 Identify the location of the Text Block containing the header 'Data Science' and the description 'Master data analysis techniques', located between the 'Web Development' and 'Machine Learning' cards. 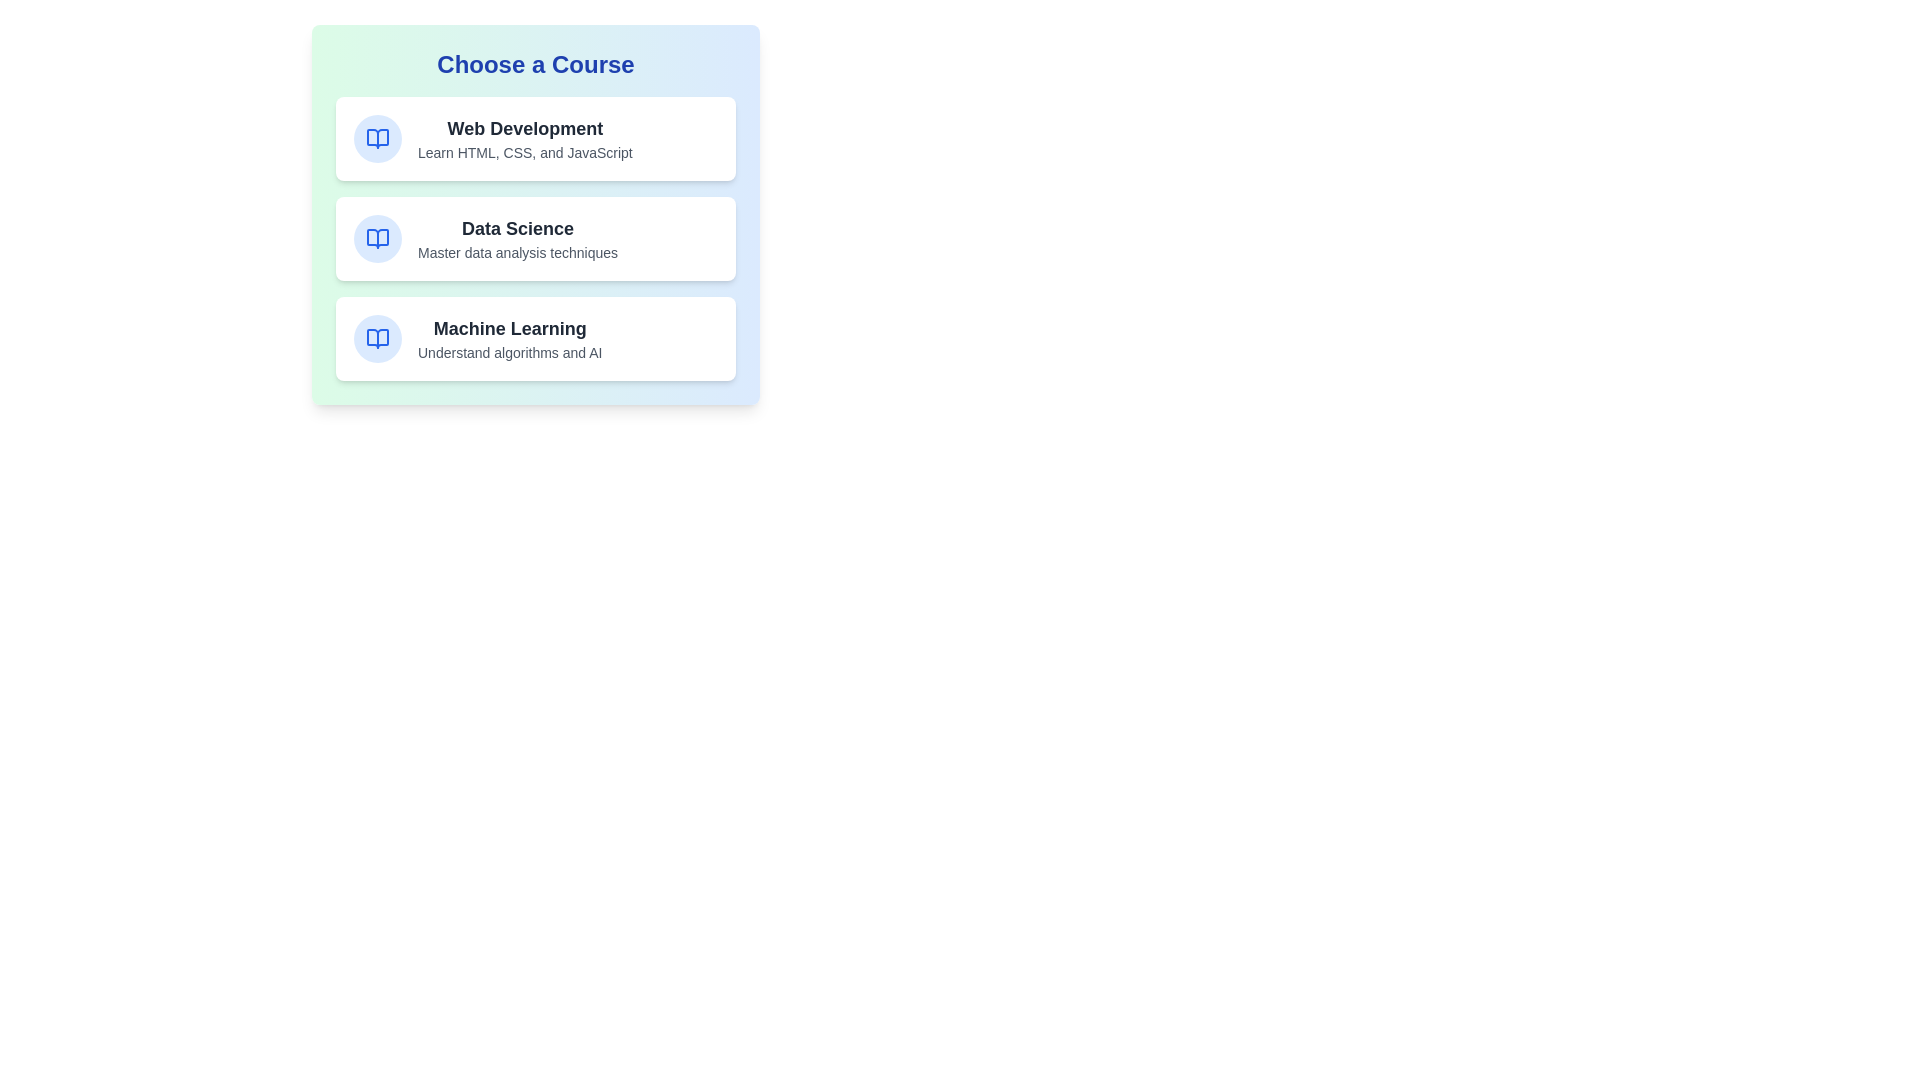
(518, 238).